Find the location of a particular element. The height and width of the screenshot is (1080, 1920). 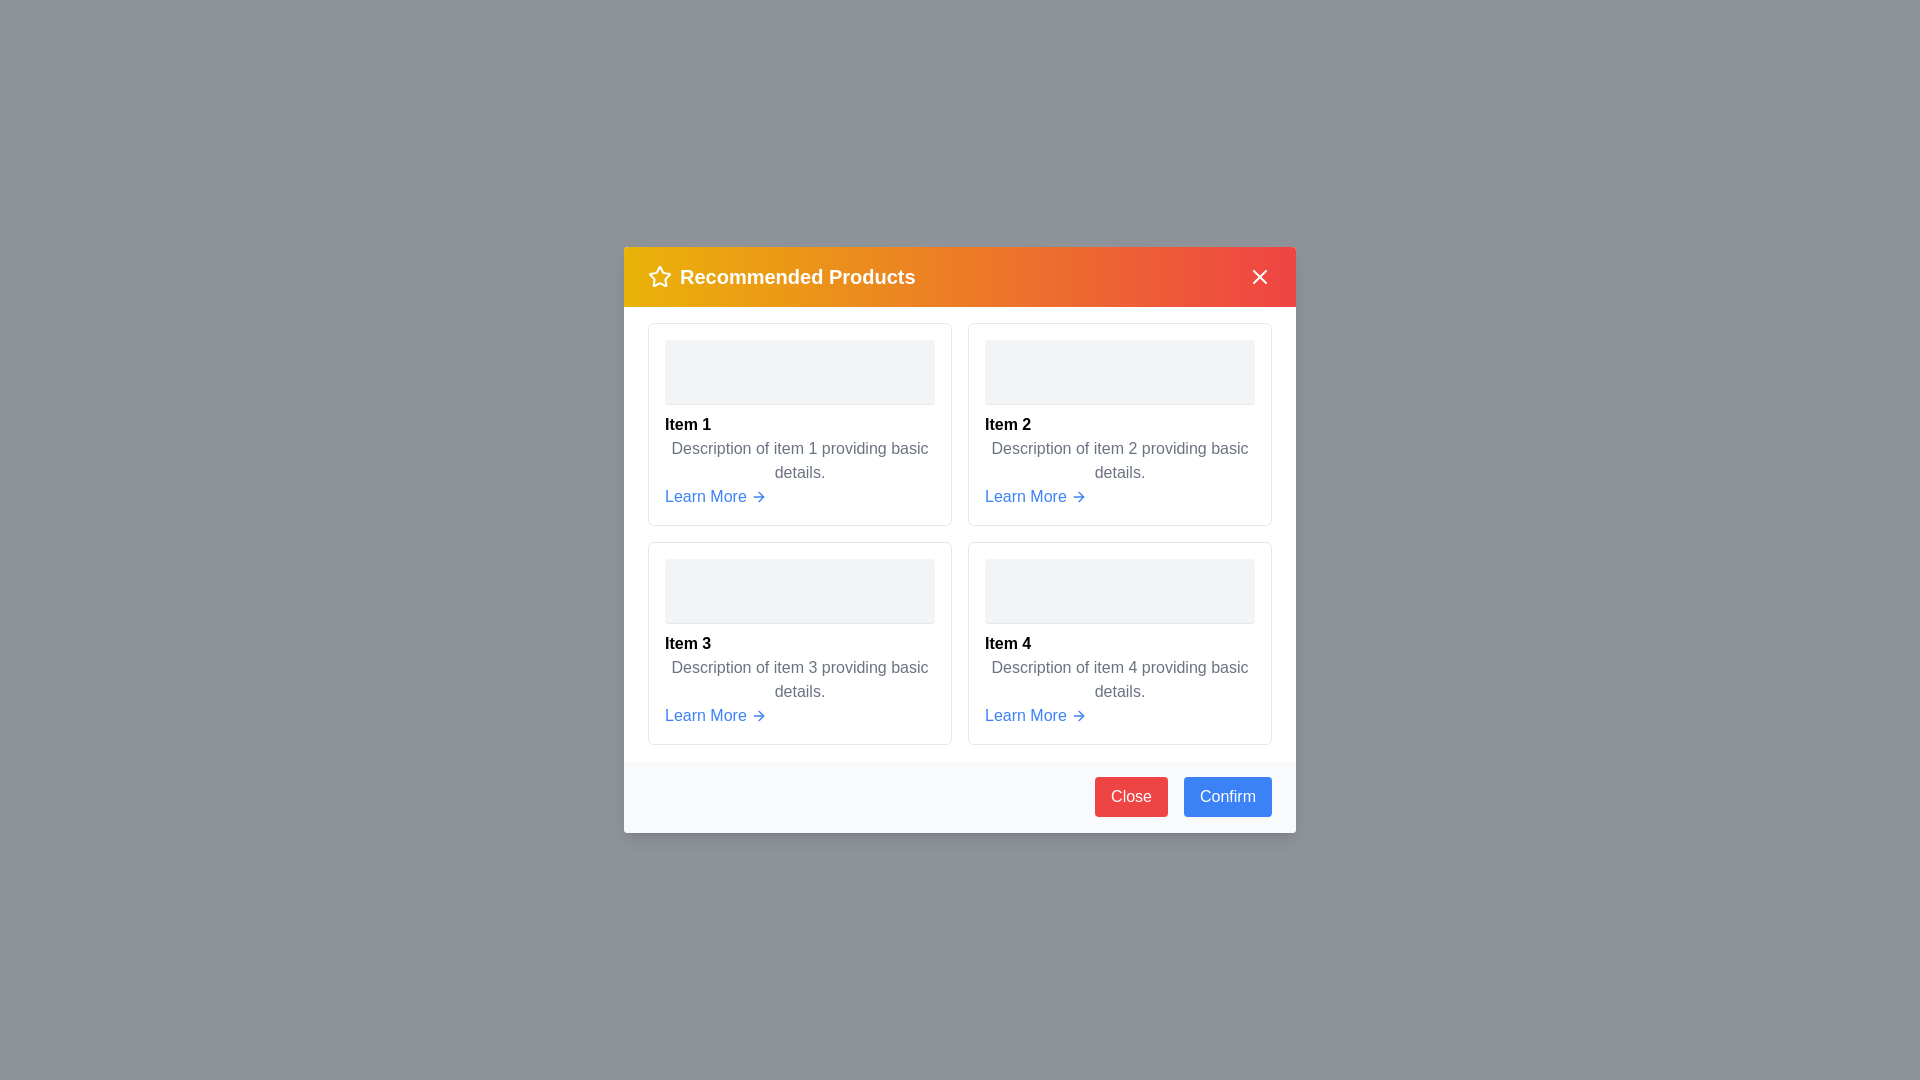

the 'Learn More' link for item 2 is located at coordinates (1035, 496).